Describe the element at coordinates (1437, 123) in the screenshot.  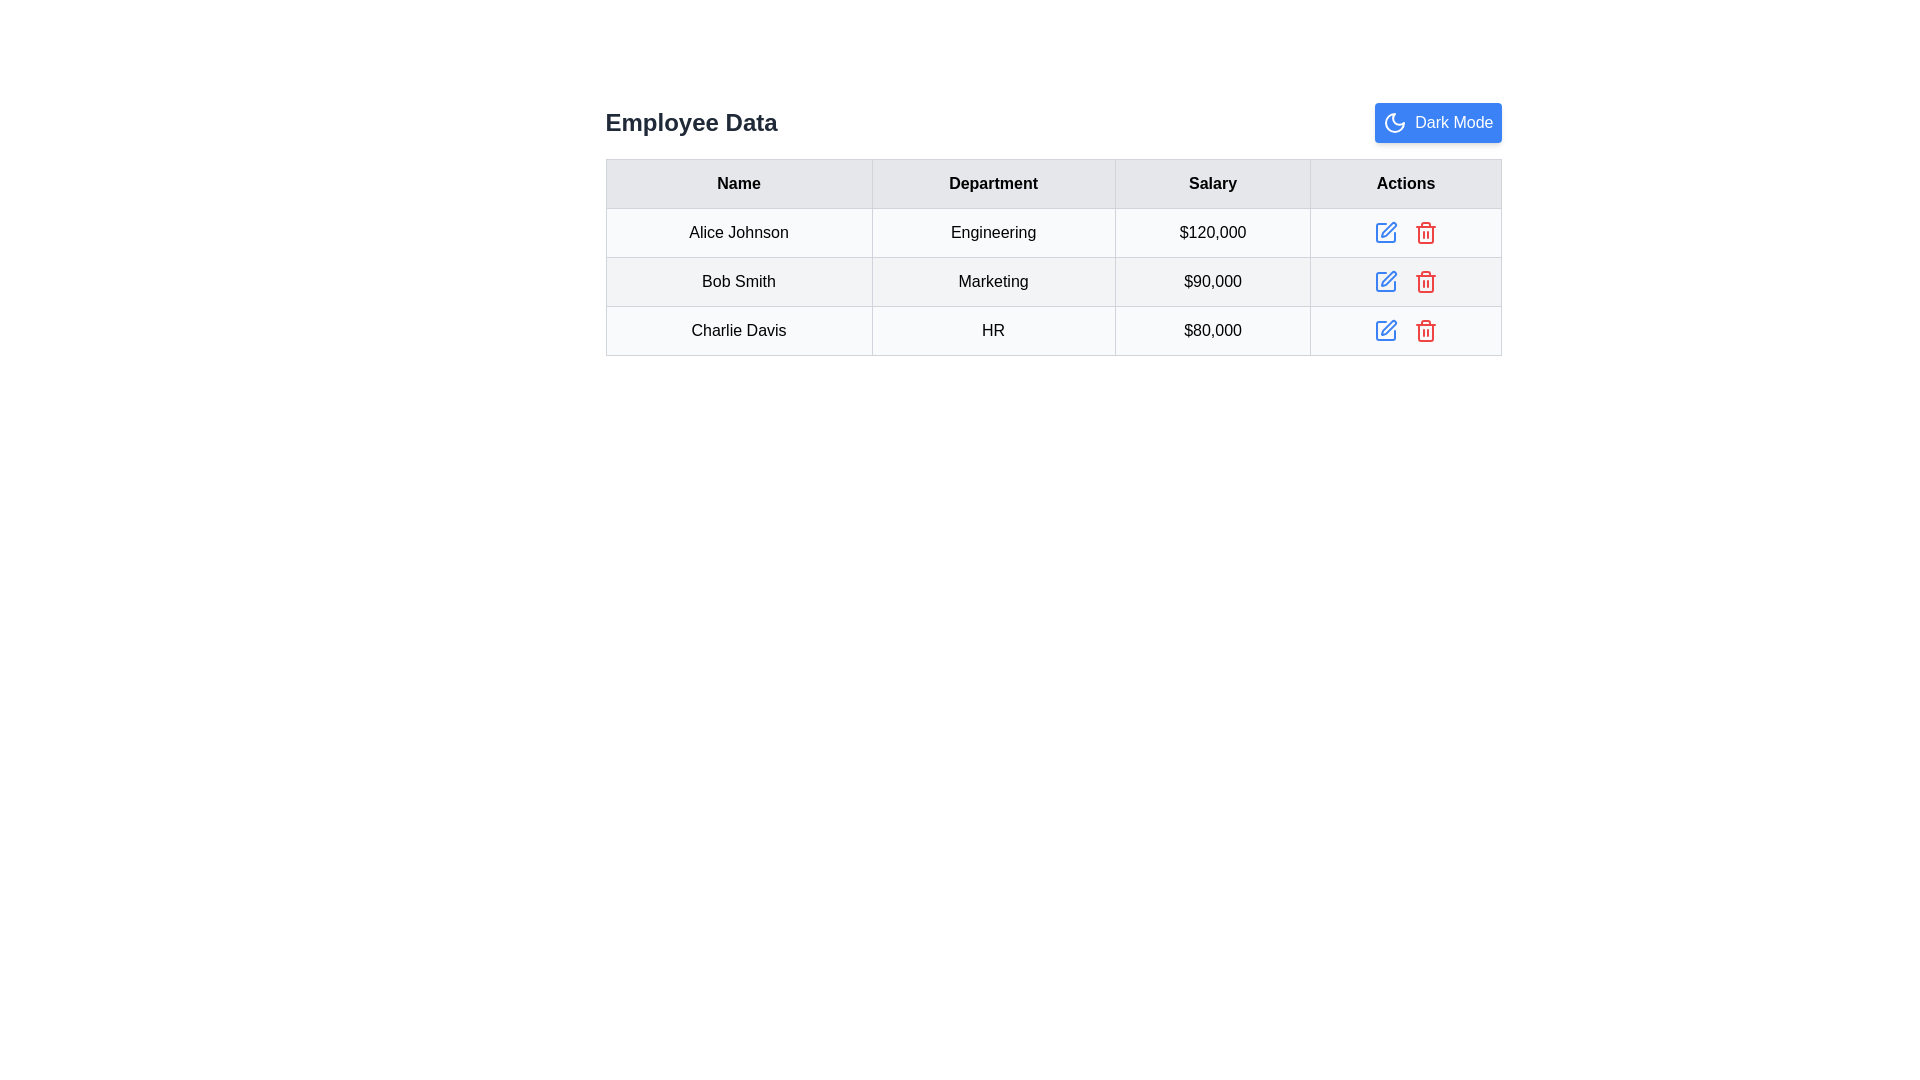
I see `the rectangular button with a blue background and white text labeled 'Dark Mode', located at the top-right corner of the 'Employee Data' section` at that location.